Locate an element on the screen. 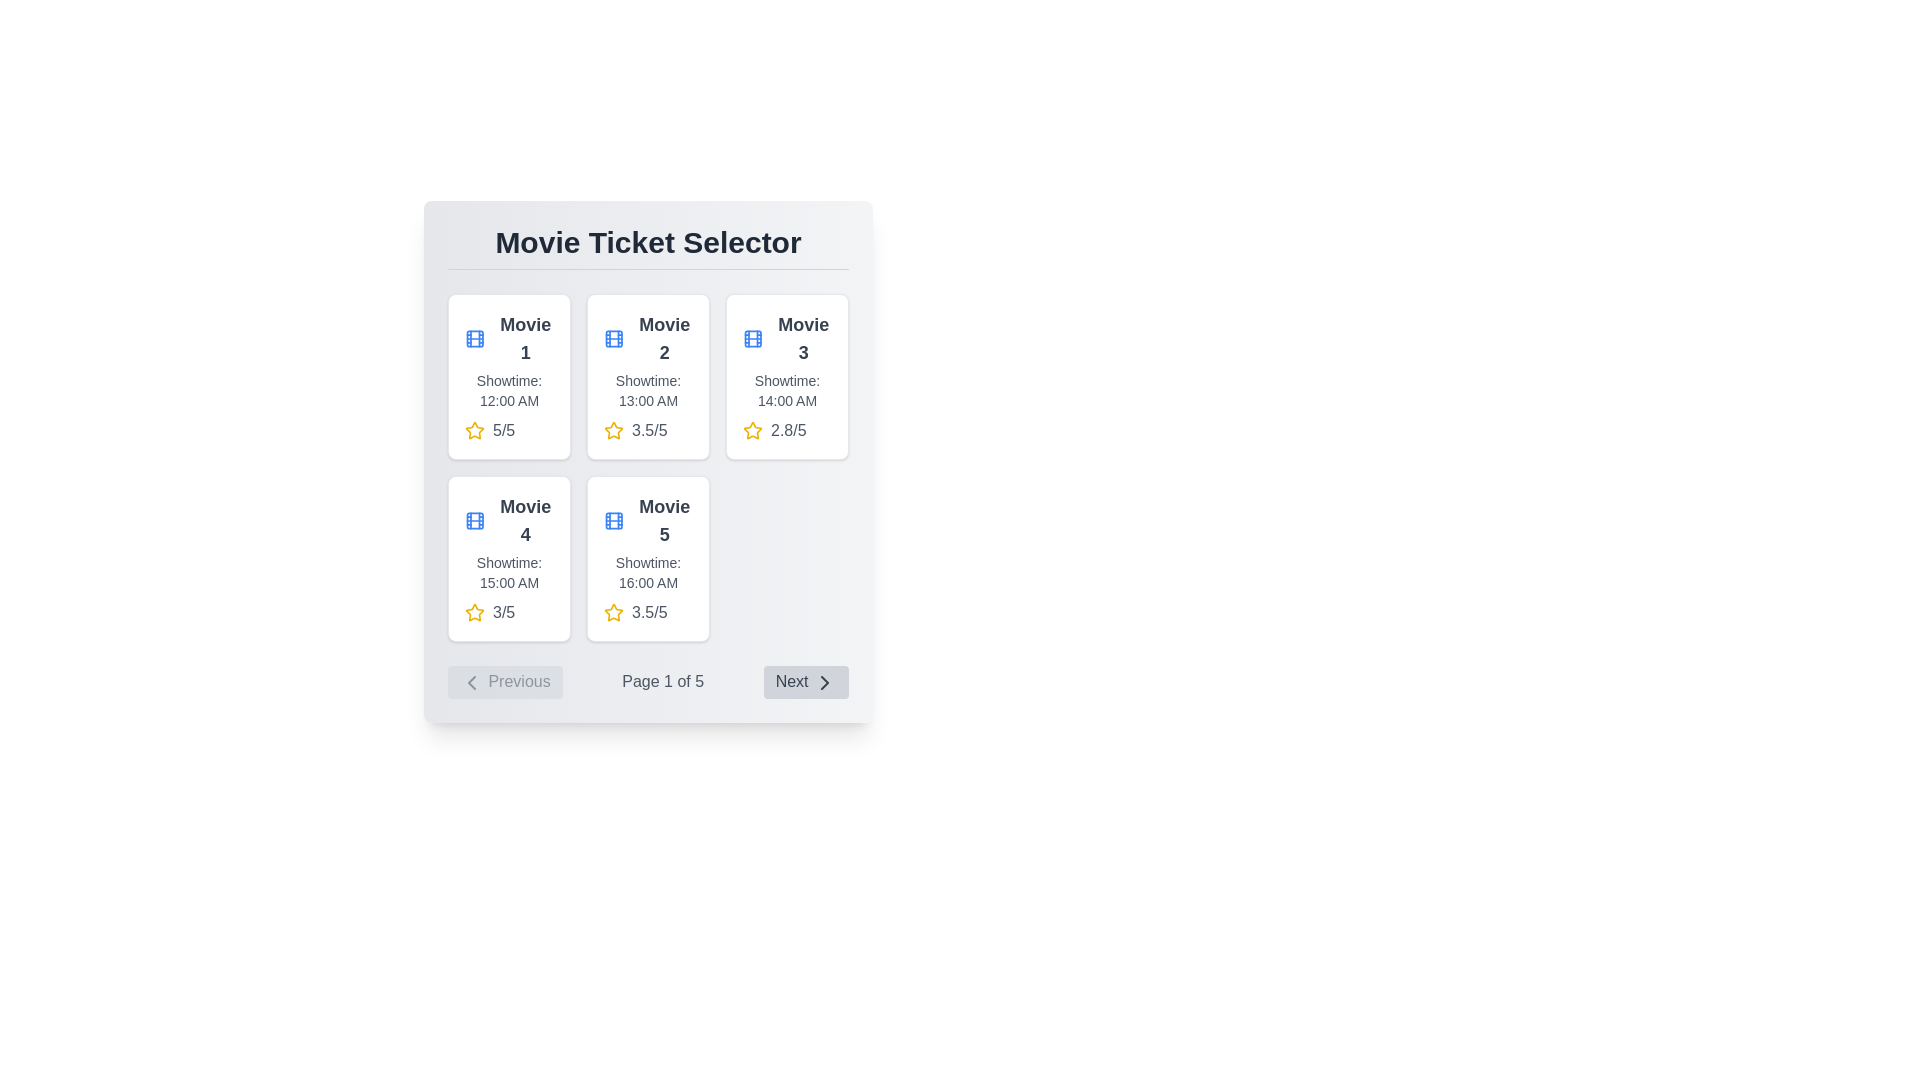  the text label displaying the title 'Movie 5', which is large and bold, gray in color, positioned above the showtime text and below a film reel icon is located at coordinates (664, 519).